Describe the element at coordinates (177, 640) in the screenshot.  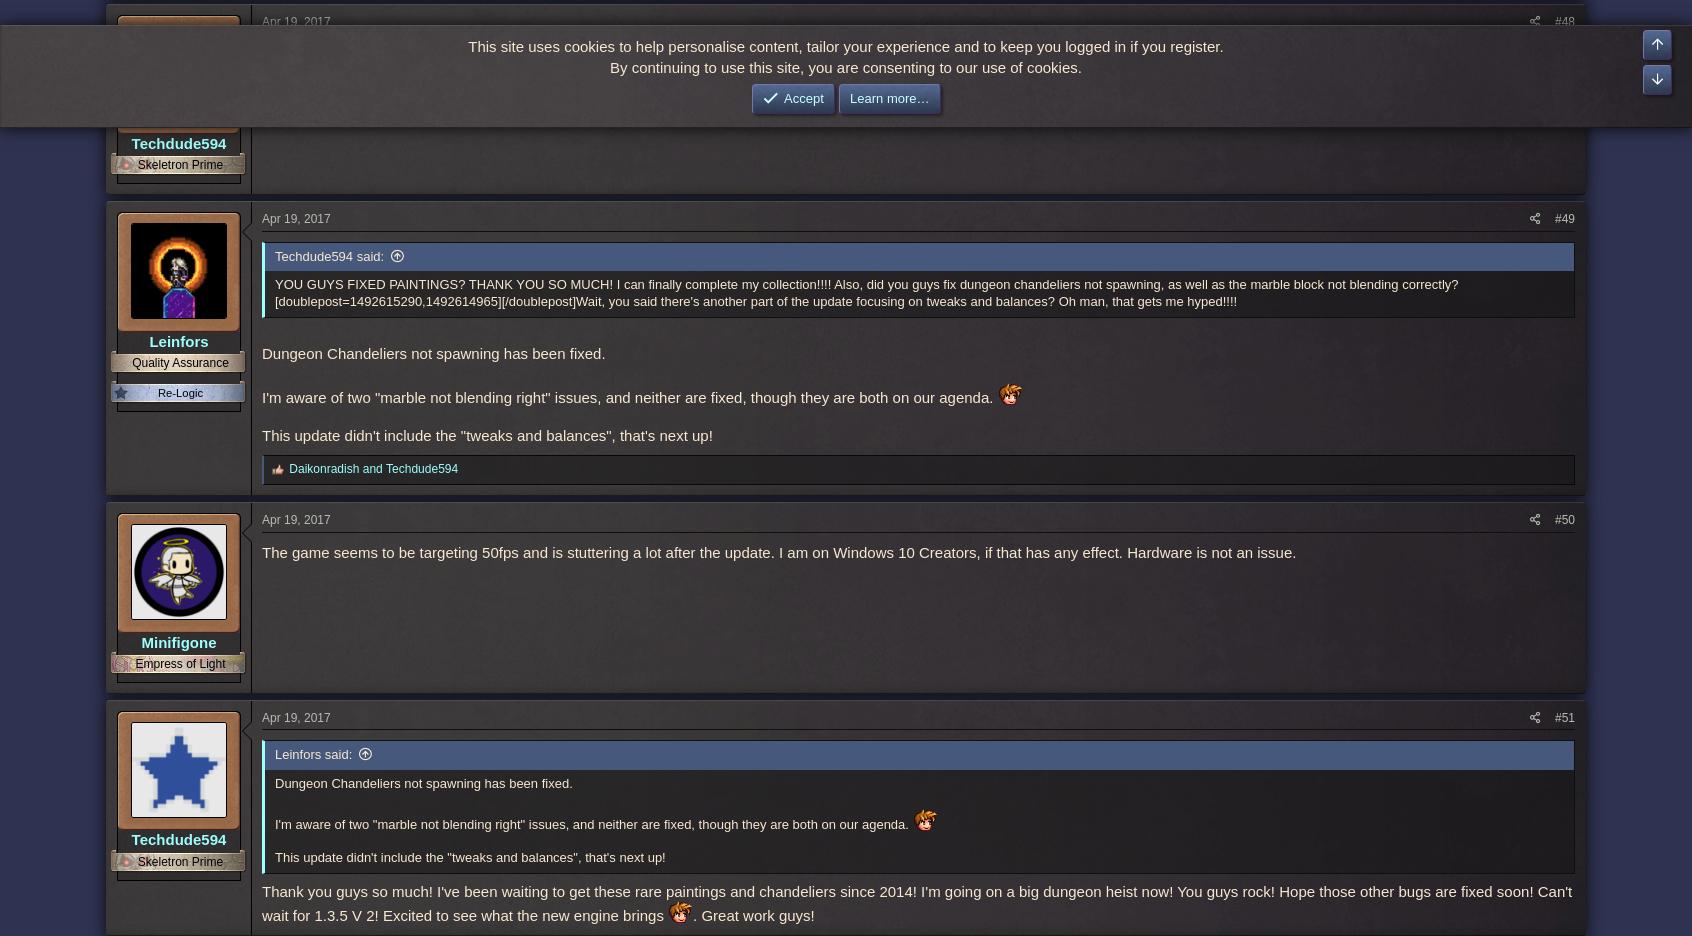
I see `'Minifigone'` at that location.